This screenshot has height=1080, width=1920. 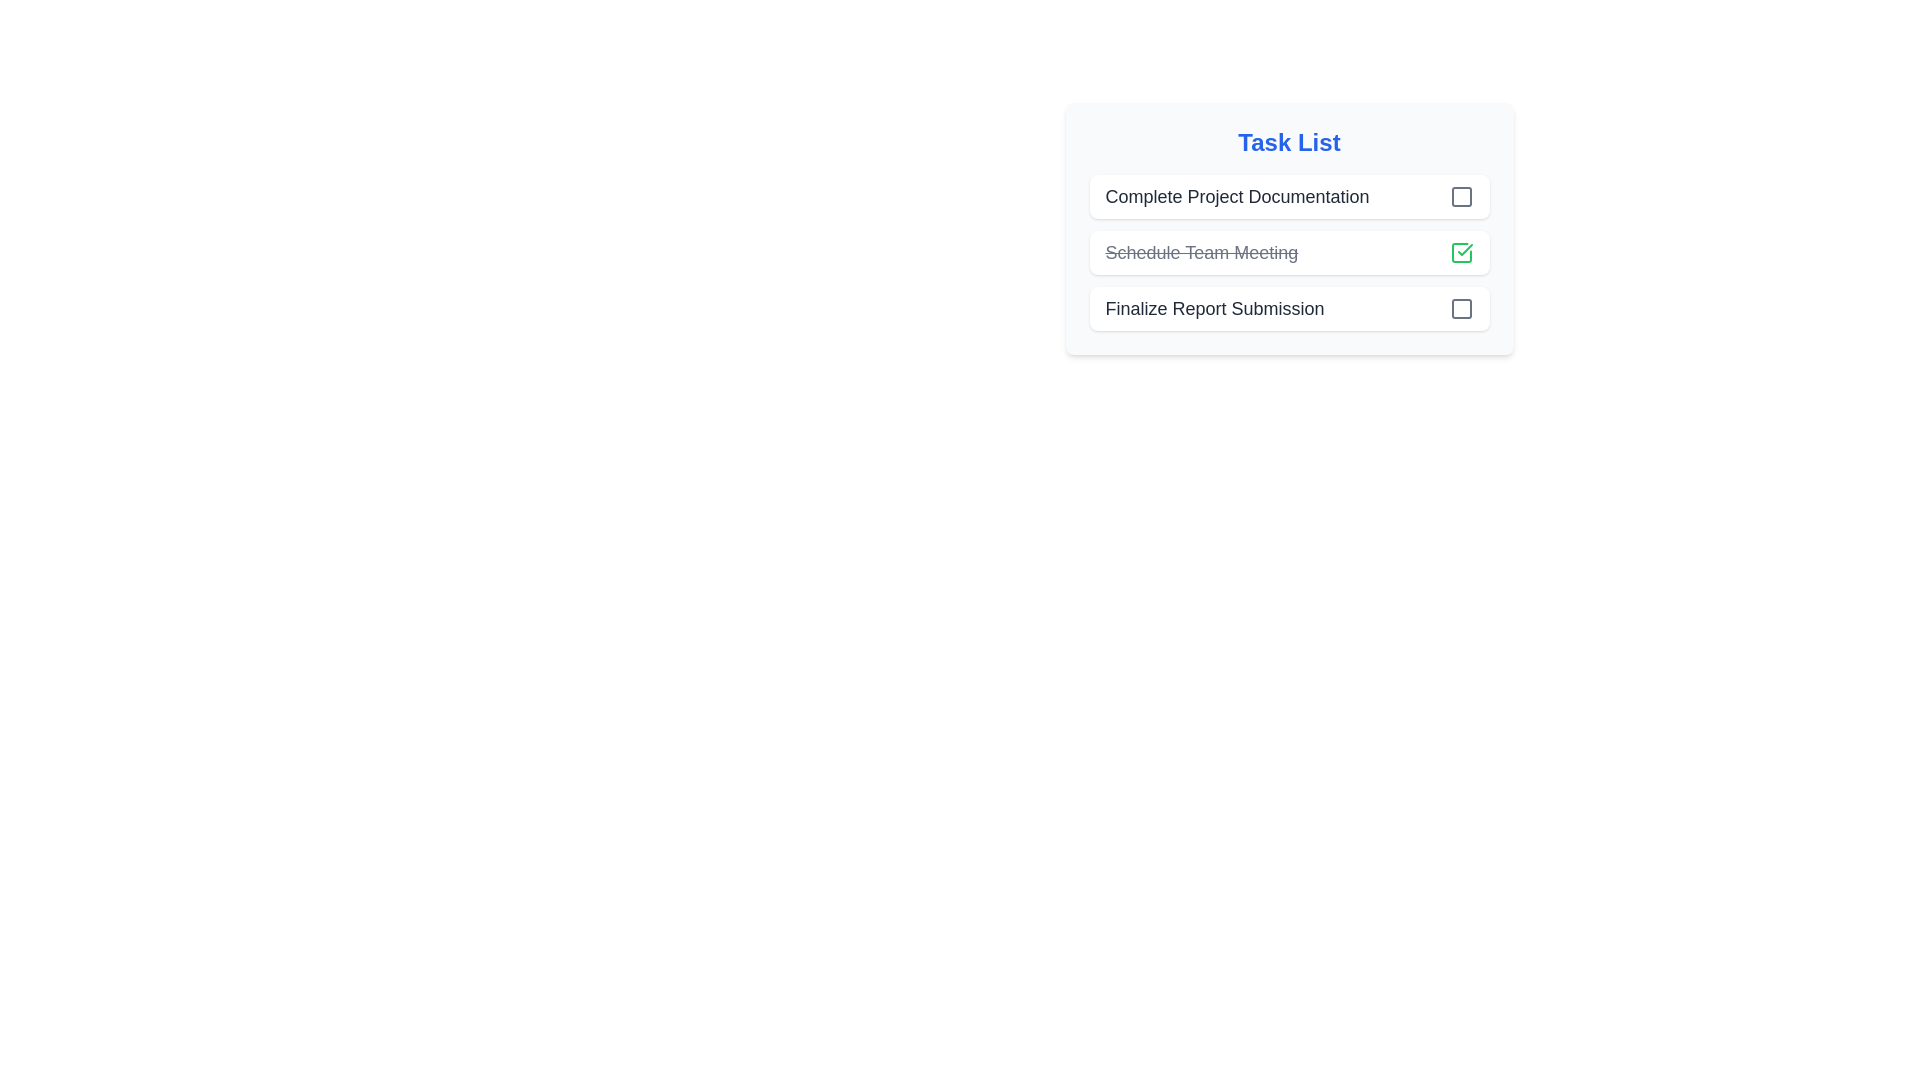 I want to click on the Checkbox visual indicator for the 'Schedule Team Meeting' task, so click(x=1461, y=252).